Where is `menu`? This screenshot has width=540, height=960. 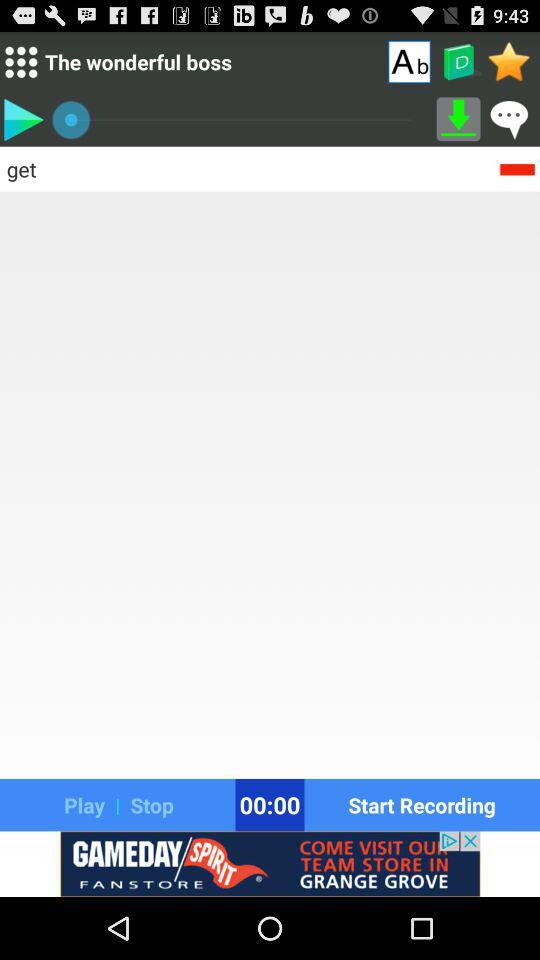
menu is located at coordinates (20, 61).